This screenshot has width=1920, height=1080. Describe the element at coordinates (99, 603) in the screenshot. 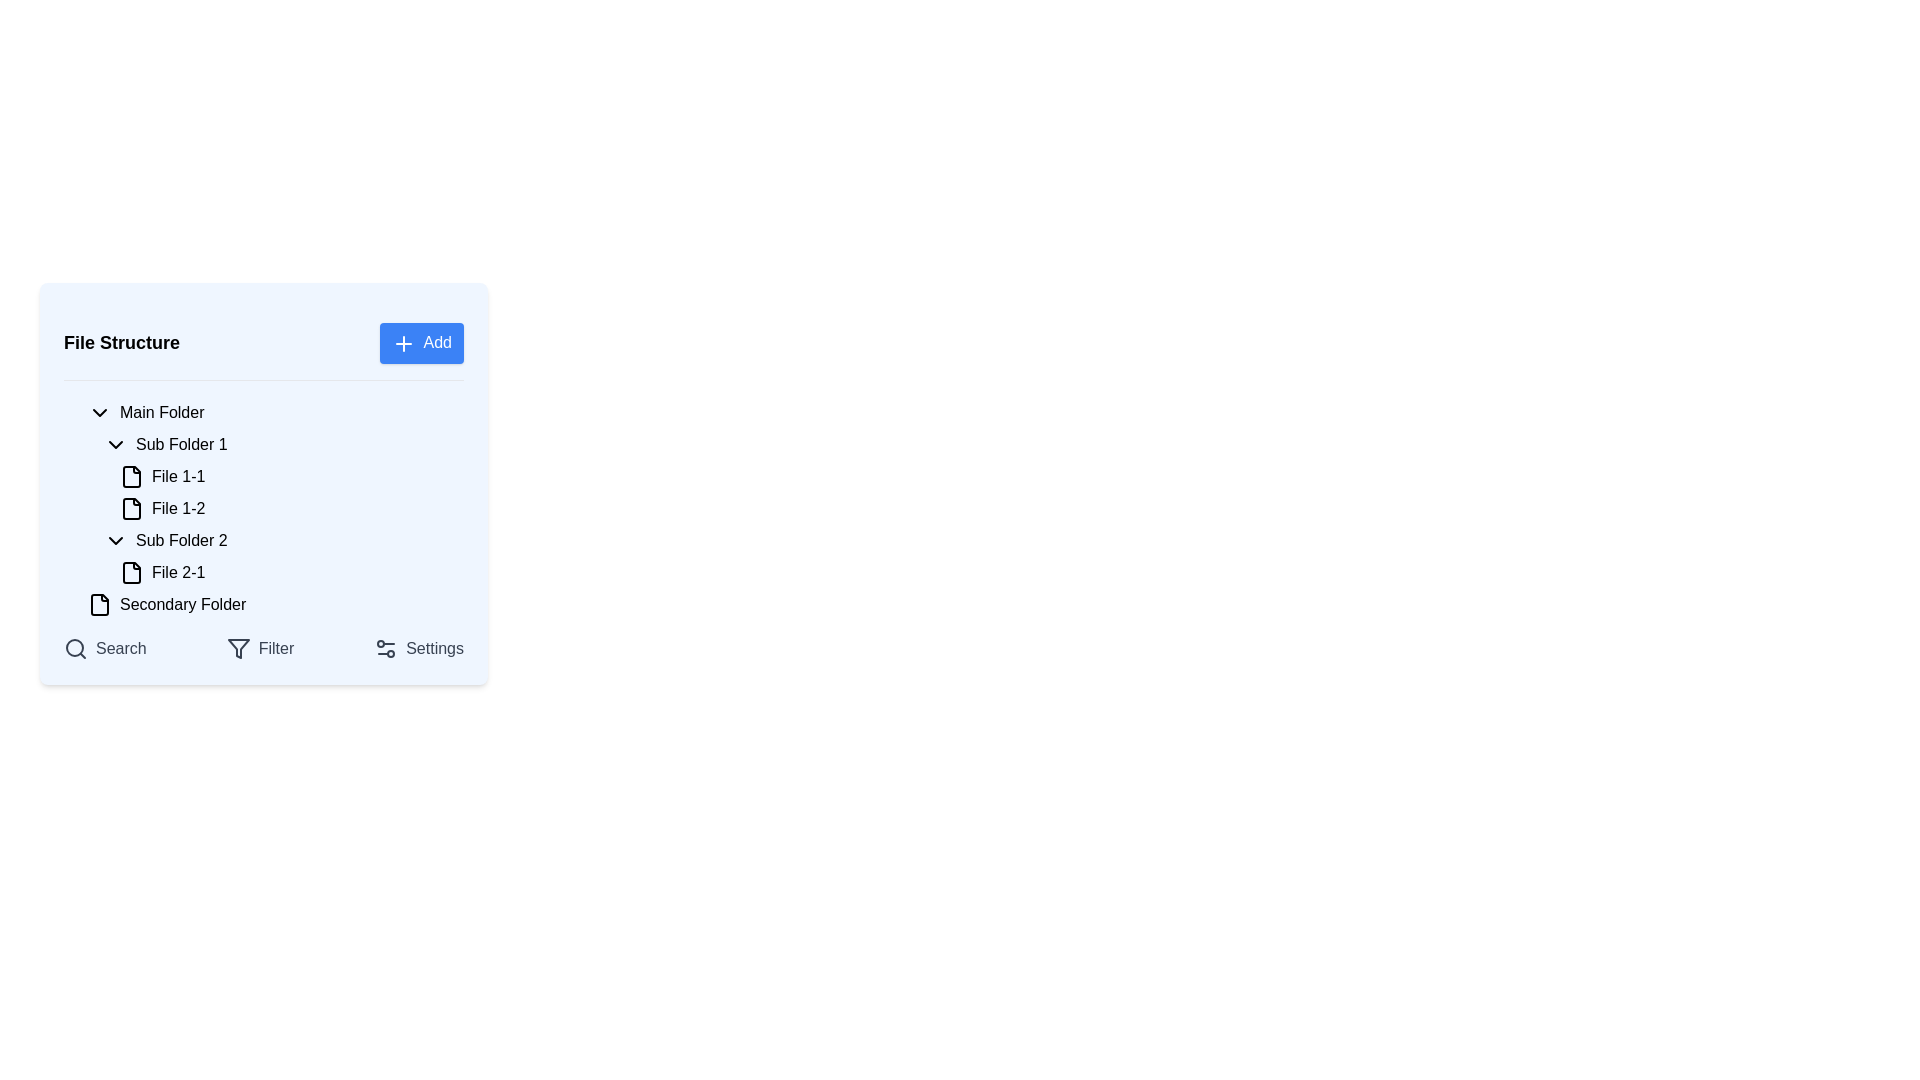

I see `the rectangular icon resembling a simplified file representation, located directly to the left of the label 'Secondary Folder' in the 'File Structure' section` at that location.